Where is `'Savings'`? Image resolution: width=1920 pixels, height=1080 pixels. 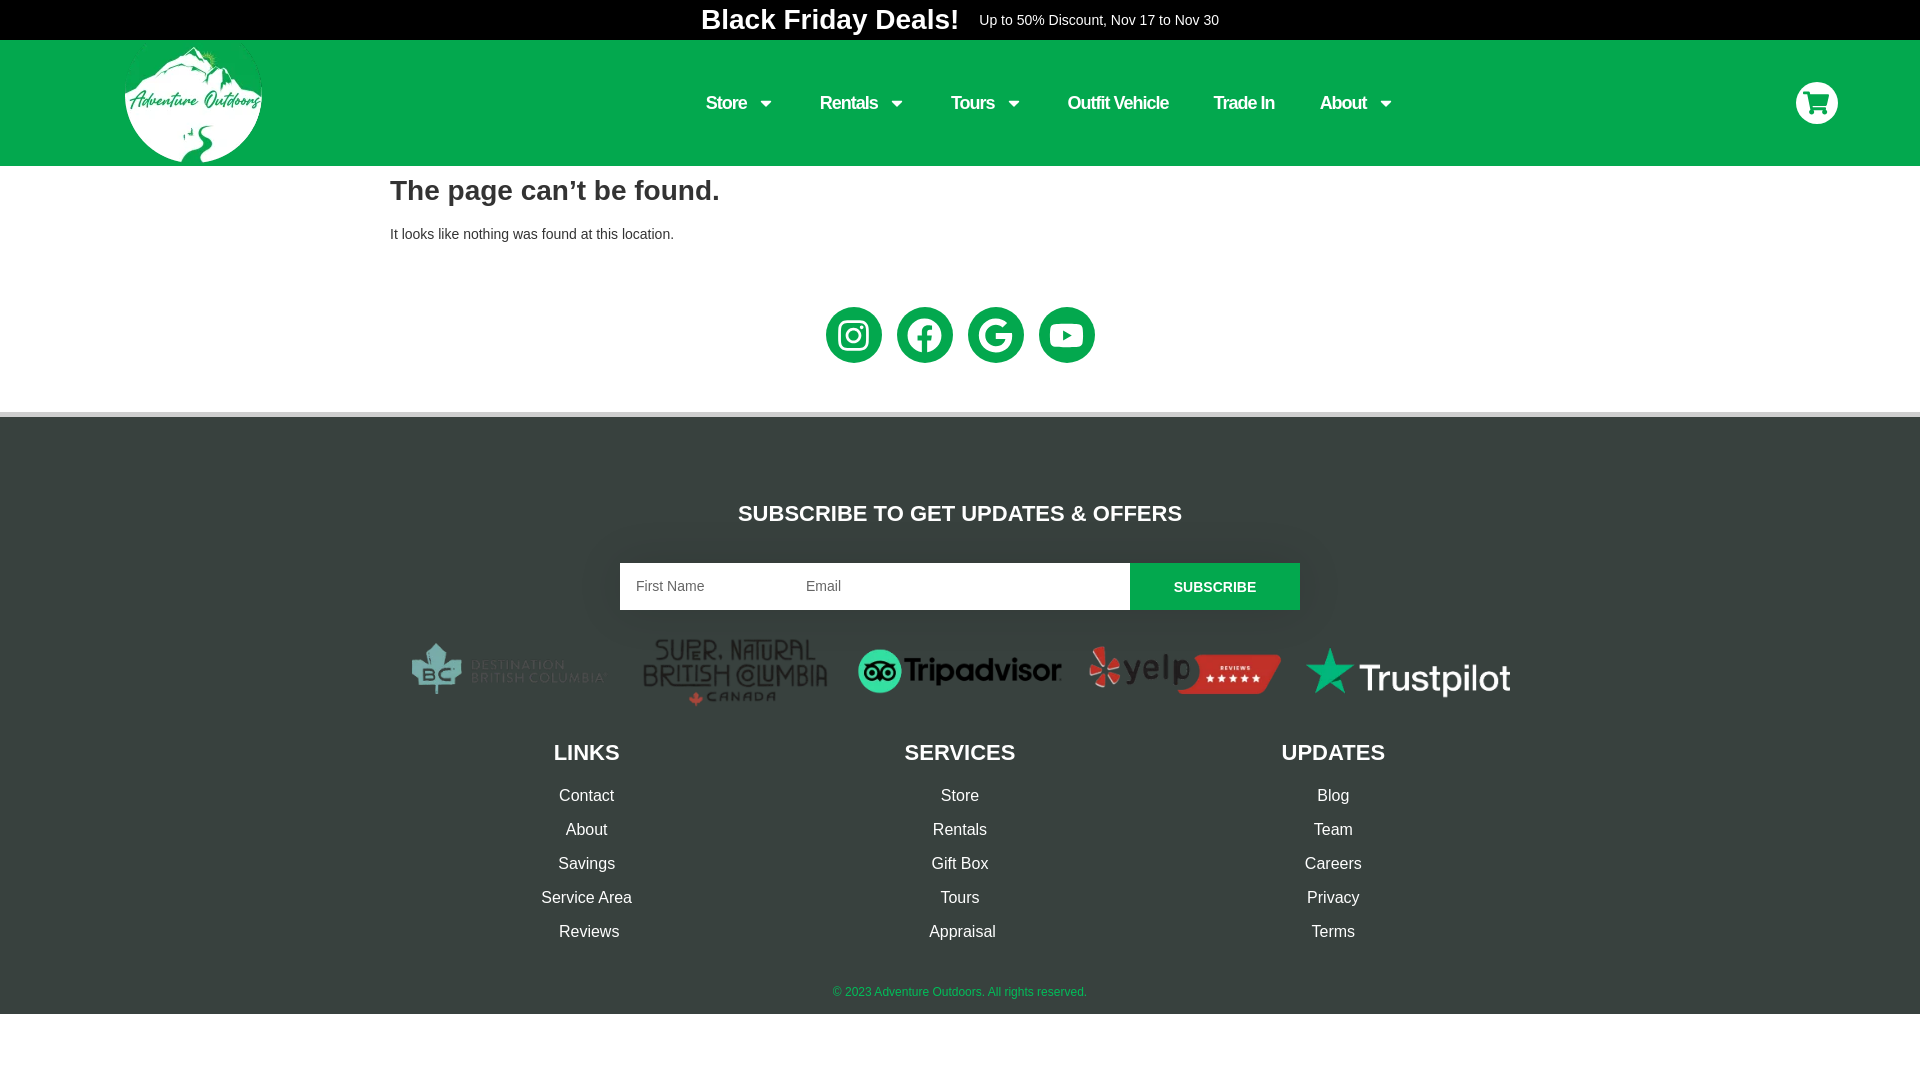 'Savings' is located at coordinates (585, 863).